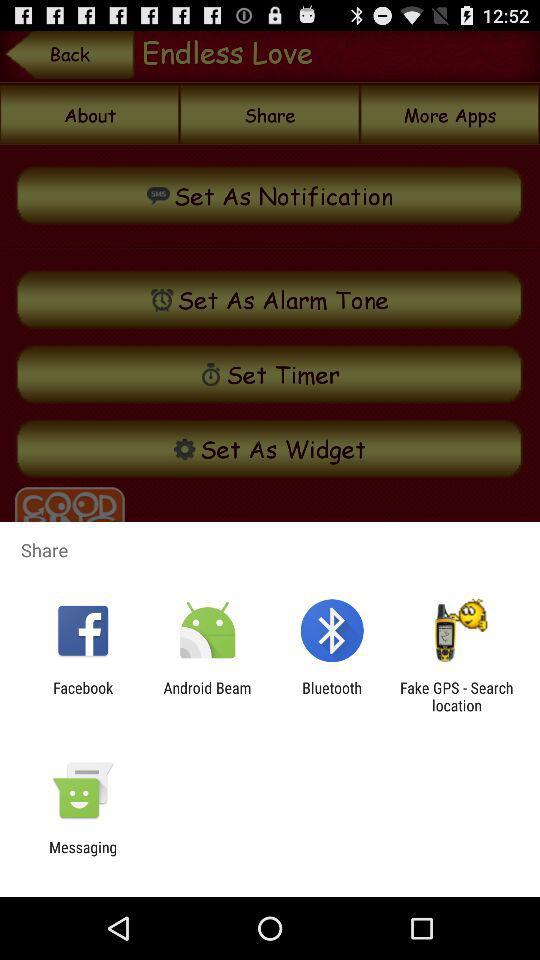 This screenshot has height=960, width=540. Describe the element at coordinates (332, 696) in the screenshot. I see `bluetooth item` at that location.